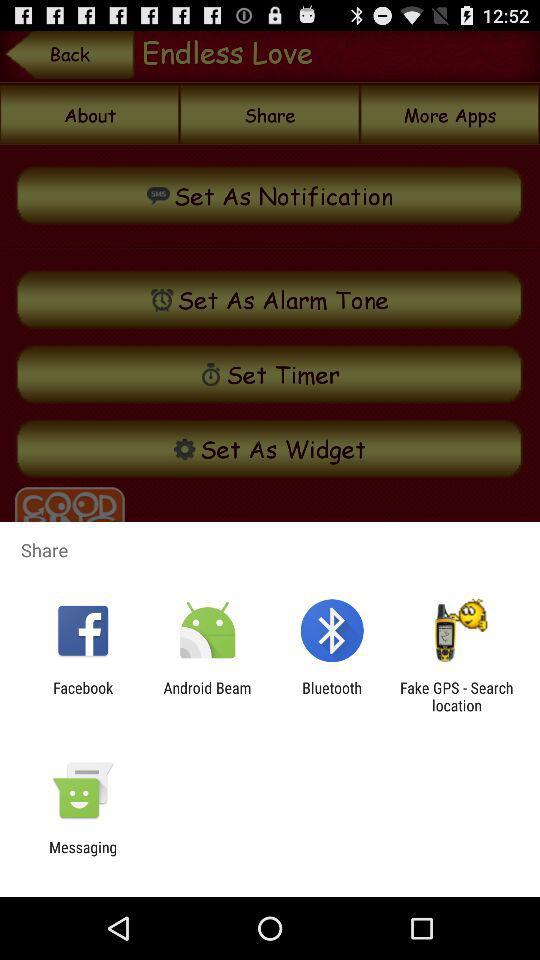 This screenshot has height=960, width=540. Describe the element at coordinates (332, 696) in the screenshot. I see `bluetooth item` at that location.